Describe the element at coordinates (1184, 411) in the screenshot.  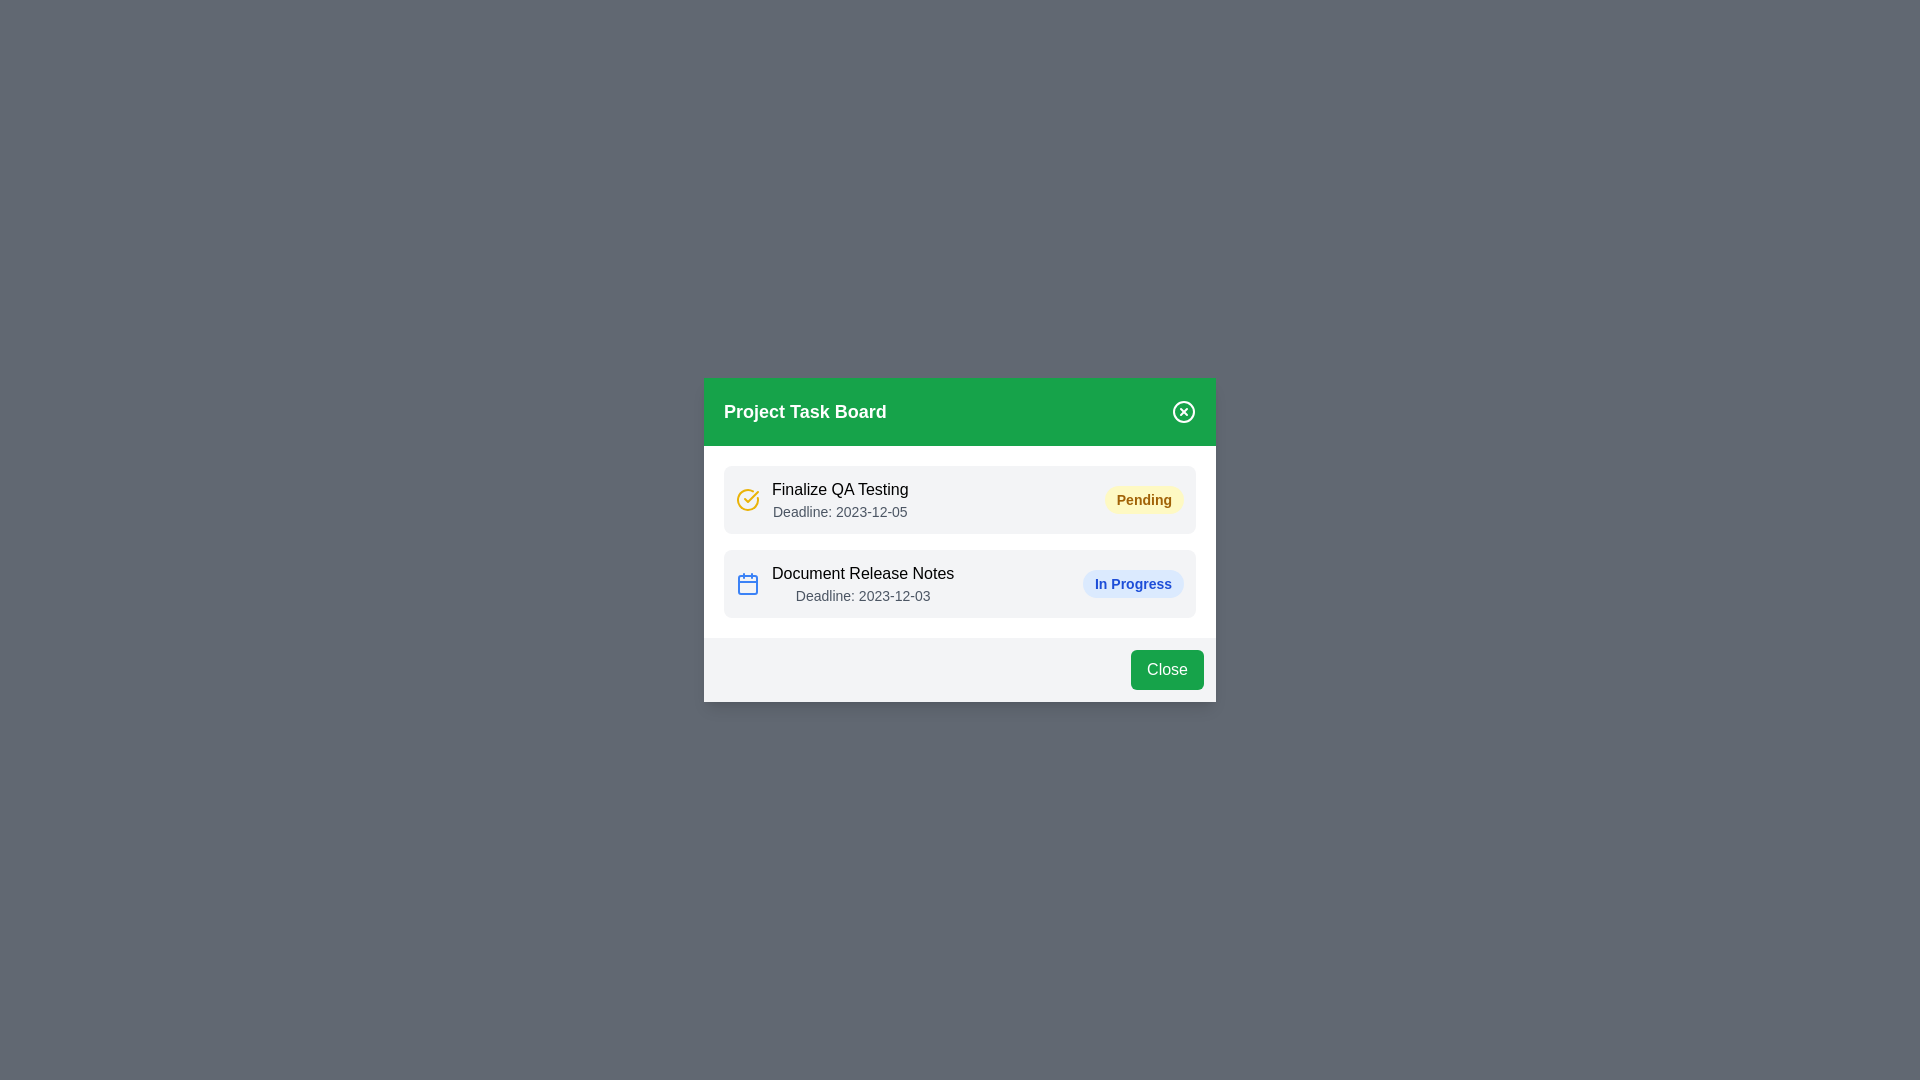
I see `the close button in the header to close the dialog` at that location.